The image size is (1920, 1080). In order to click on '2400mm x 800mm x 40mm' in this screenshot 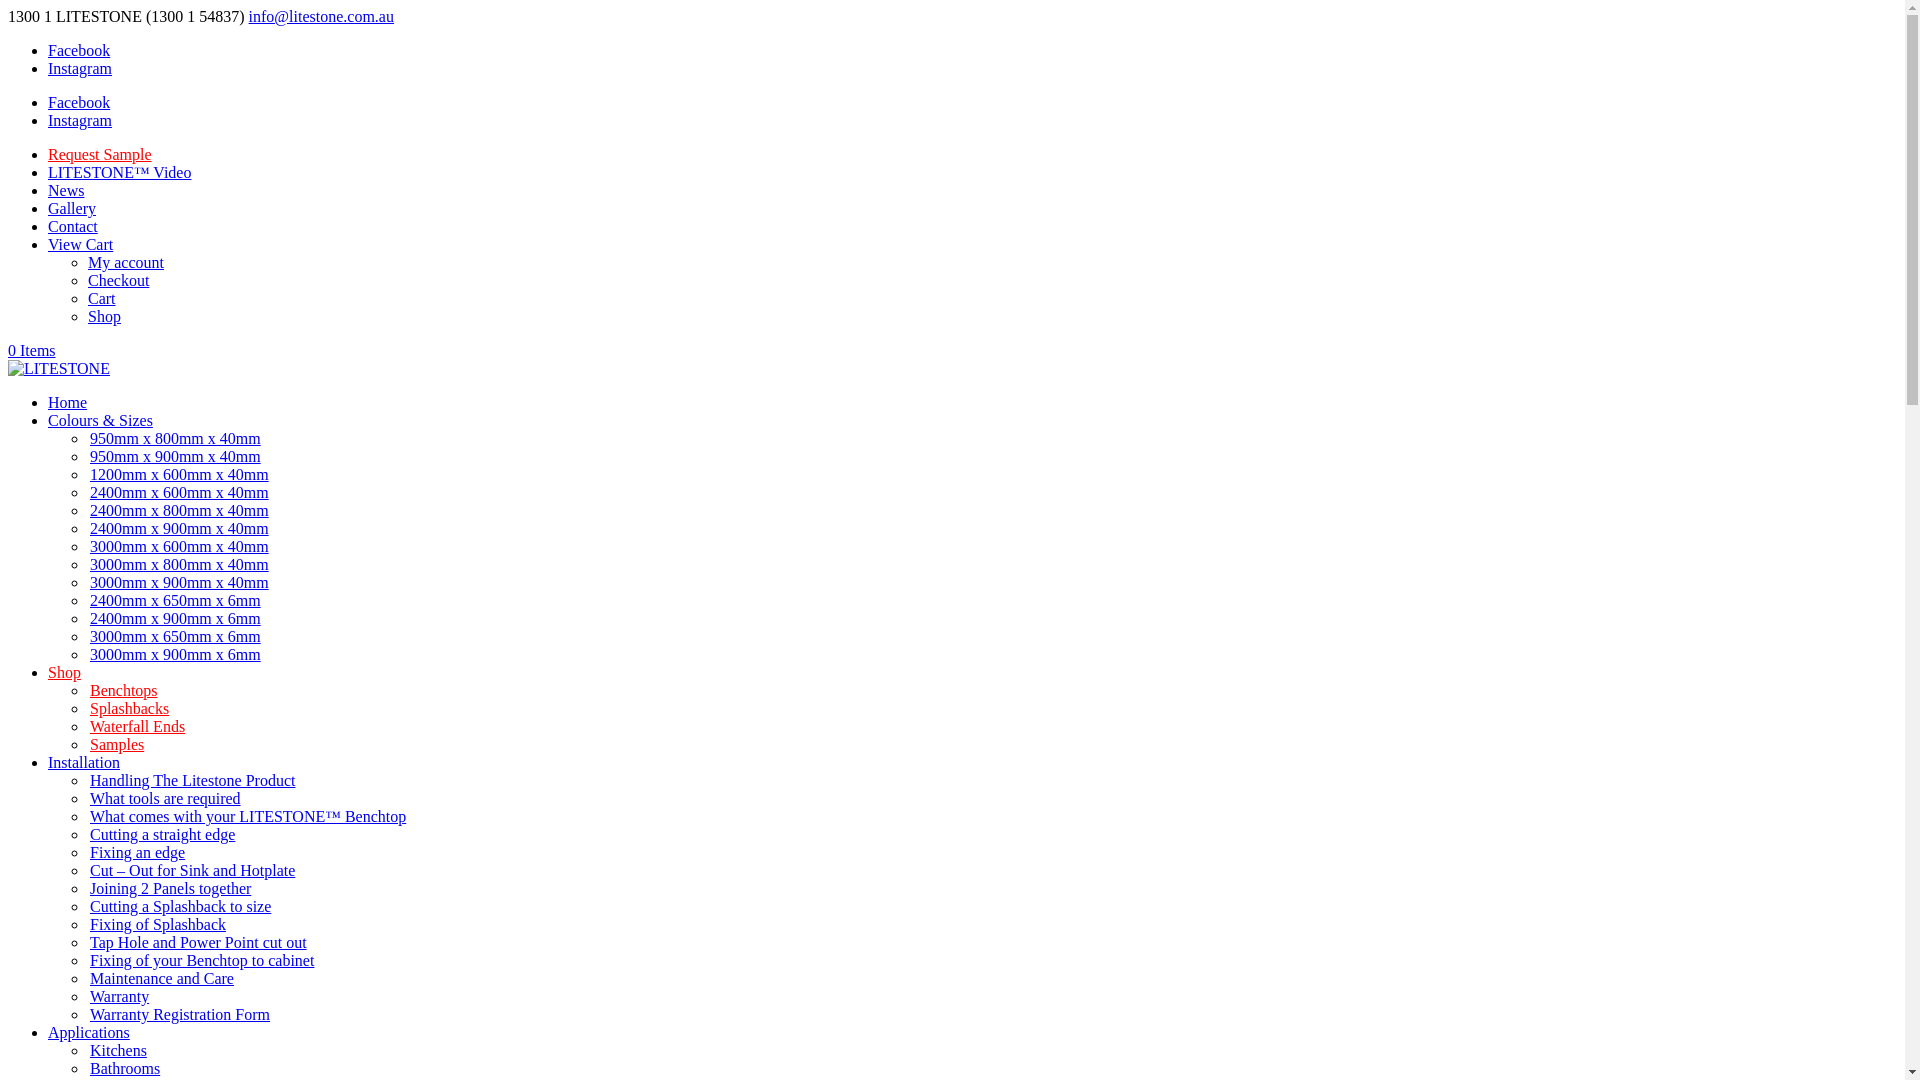, I will do `click(86, 509)`.